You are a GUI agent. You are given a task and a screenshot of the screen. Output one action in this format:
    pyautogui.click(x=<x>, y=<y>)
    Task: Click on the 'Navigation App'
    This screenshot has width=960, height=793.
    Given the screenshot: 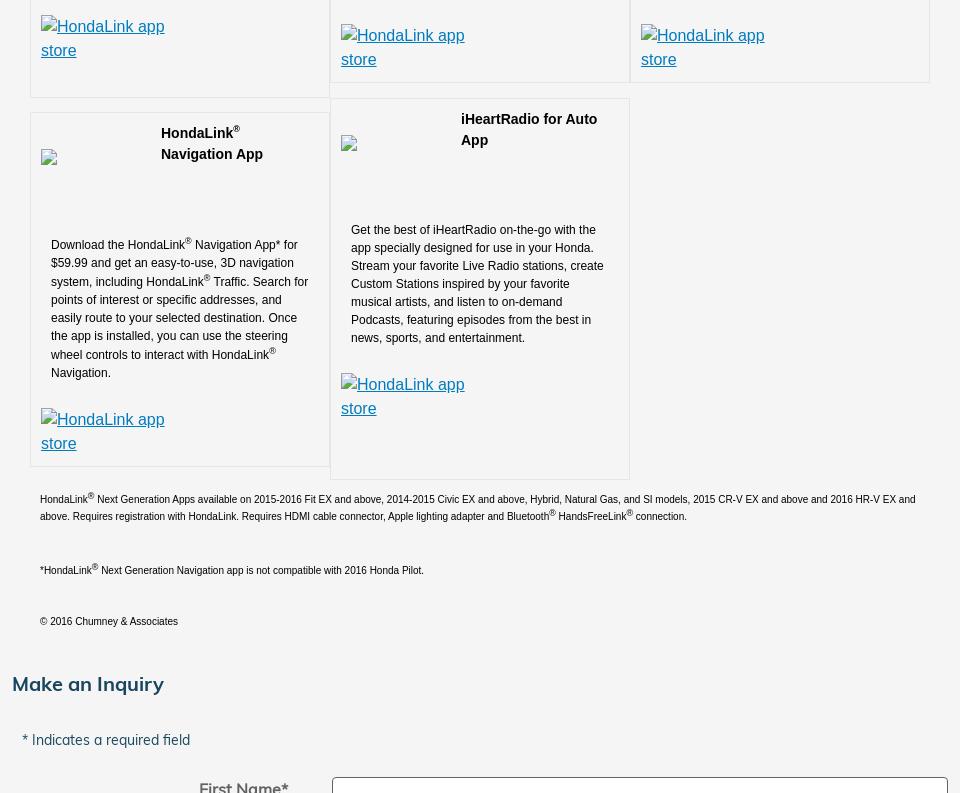 What is the action you would take?
    pyautogui.click(x=211, y=152)
    